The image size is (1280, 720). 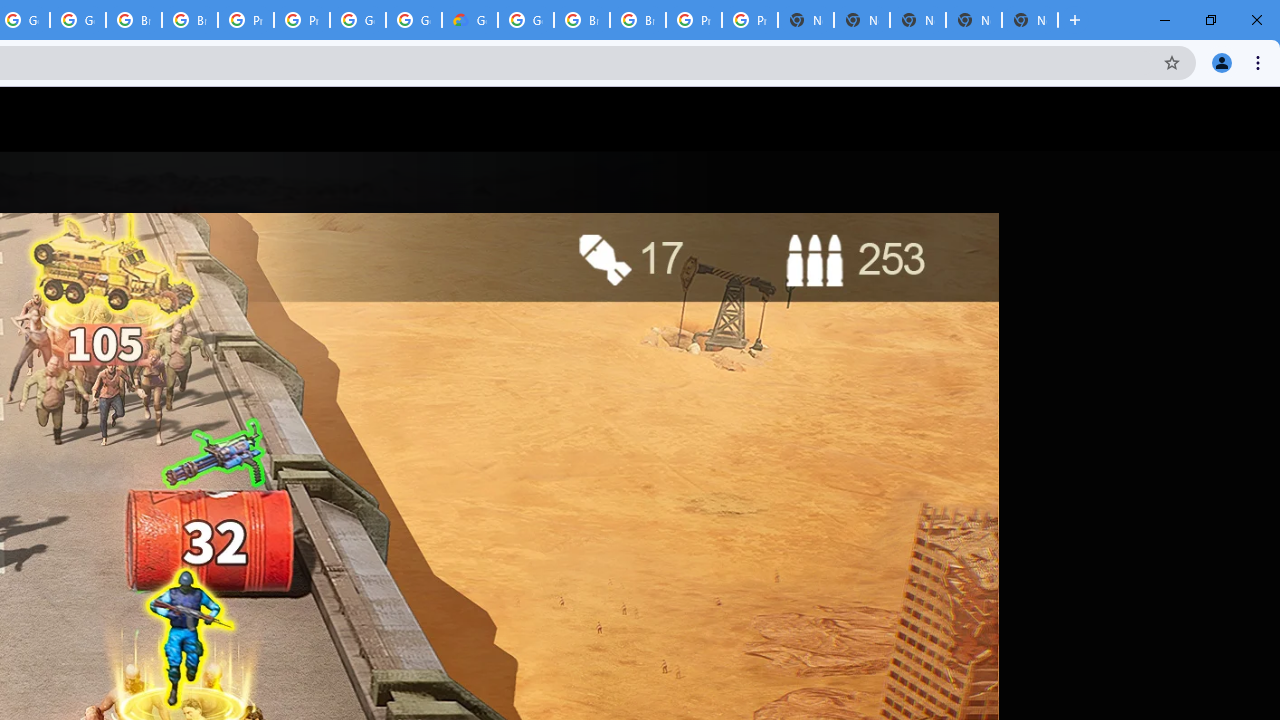 I want to click on 'Google Cloud Platform', so click(x=413, y=20).